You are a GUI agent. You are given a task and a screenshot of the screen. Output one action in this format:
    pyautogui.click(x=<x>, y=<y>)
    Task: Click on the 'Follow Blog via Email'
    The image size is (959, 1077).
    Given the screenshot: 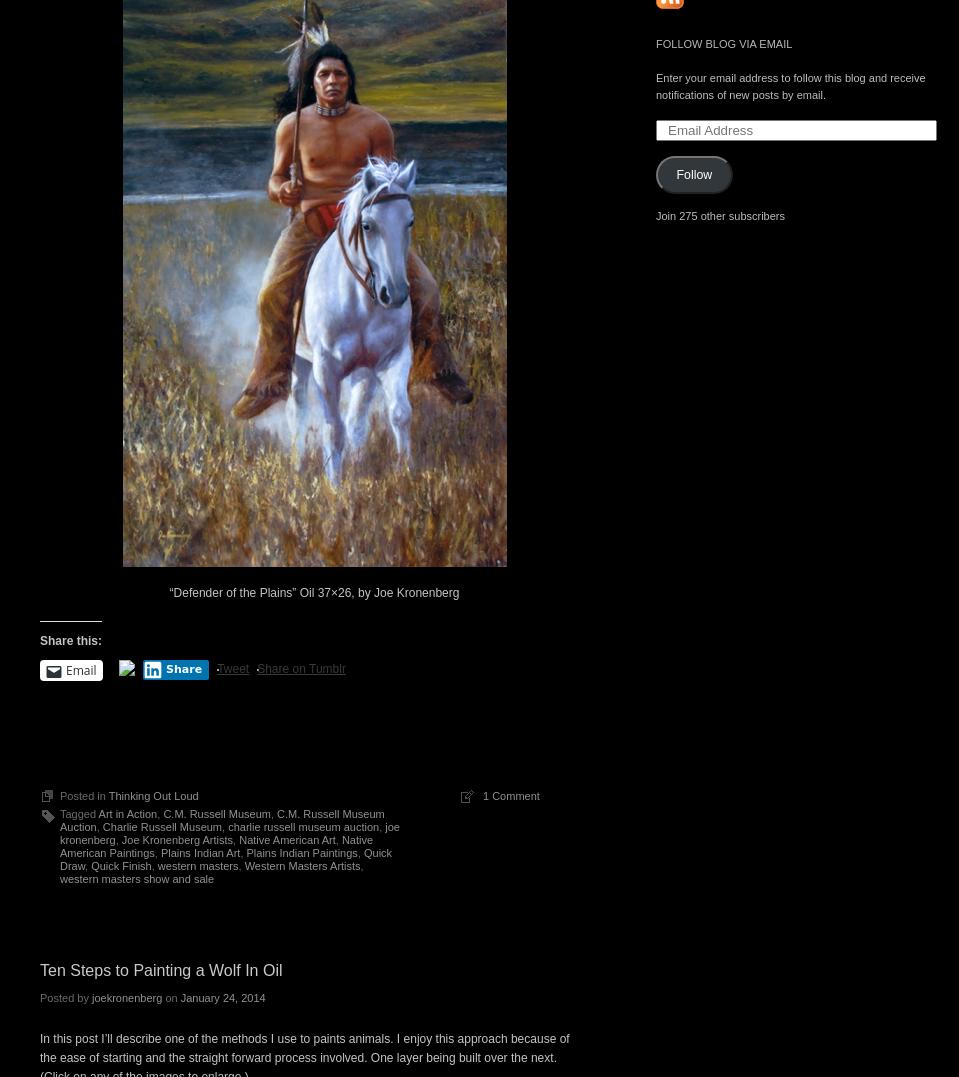 What is the action you would take?
    pyautogui.click(x=723, y=42)
    